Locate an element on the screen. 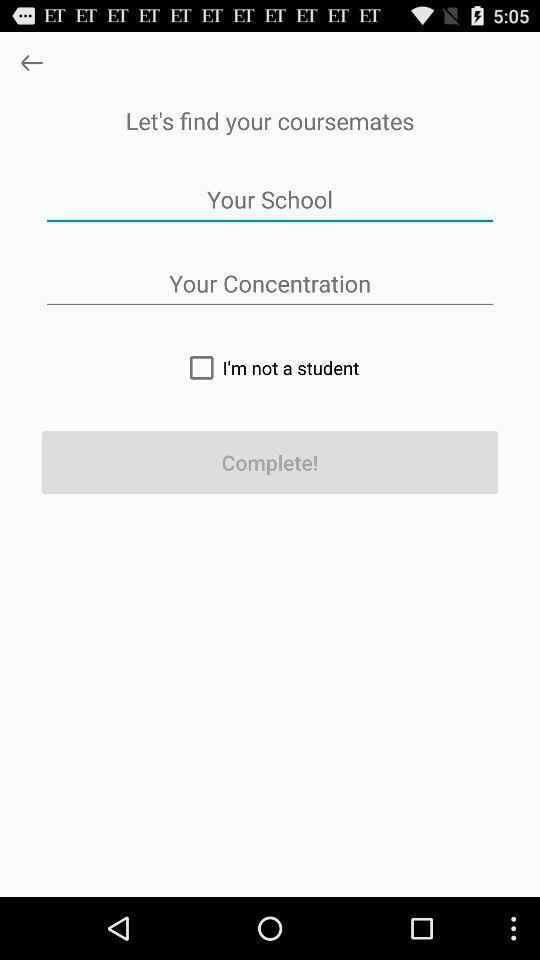 The width and height of the screenshot is (540, 960). previous option is located at coordinates (30, 62).